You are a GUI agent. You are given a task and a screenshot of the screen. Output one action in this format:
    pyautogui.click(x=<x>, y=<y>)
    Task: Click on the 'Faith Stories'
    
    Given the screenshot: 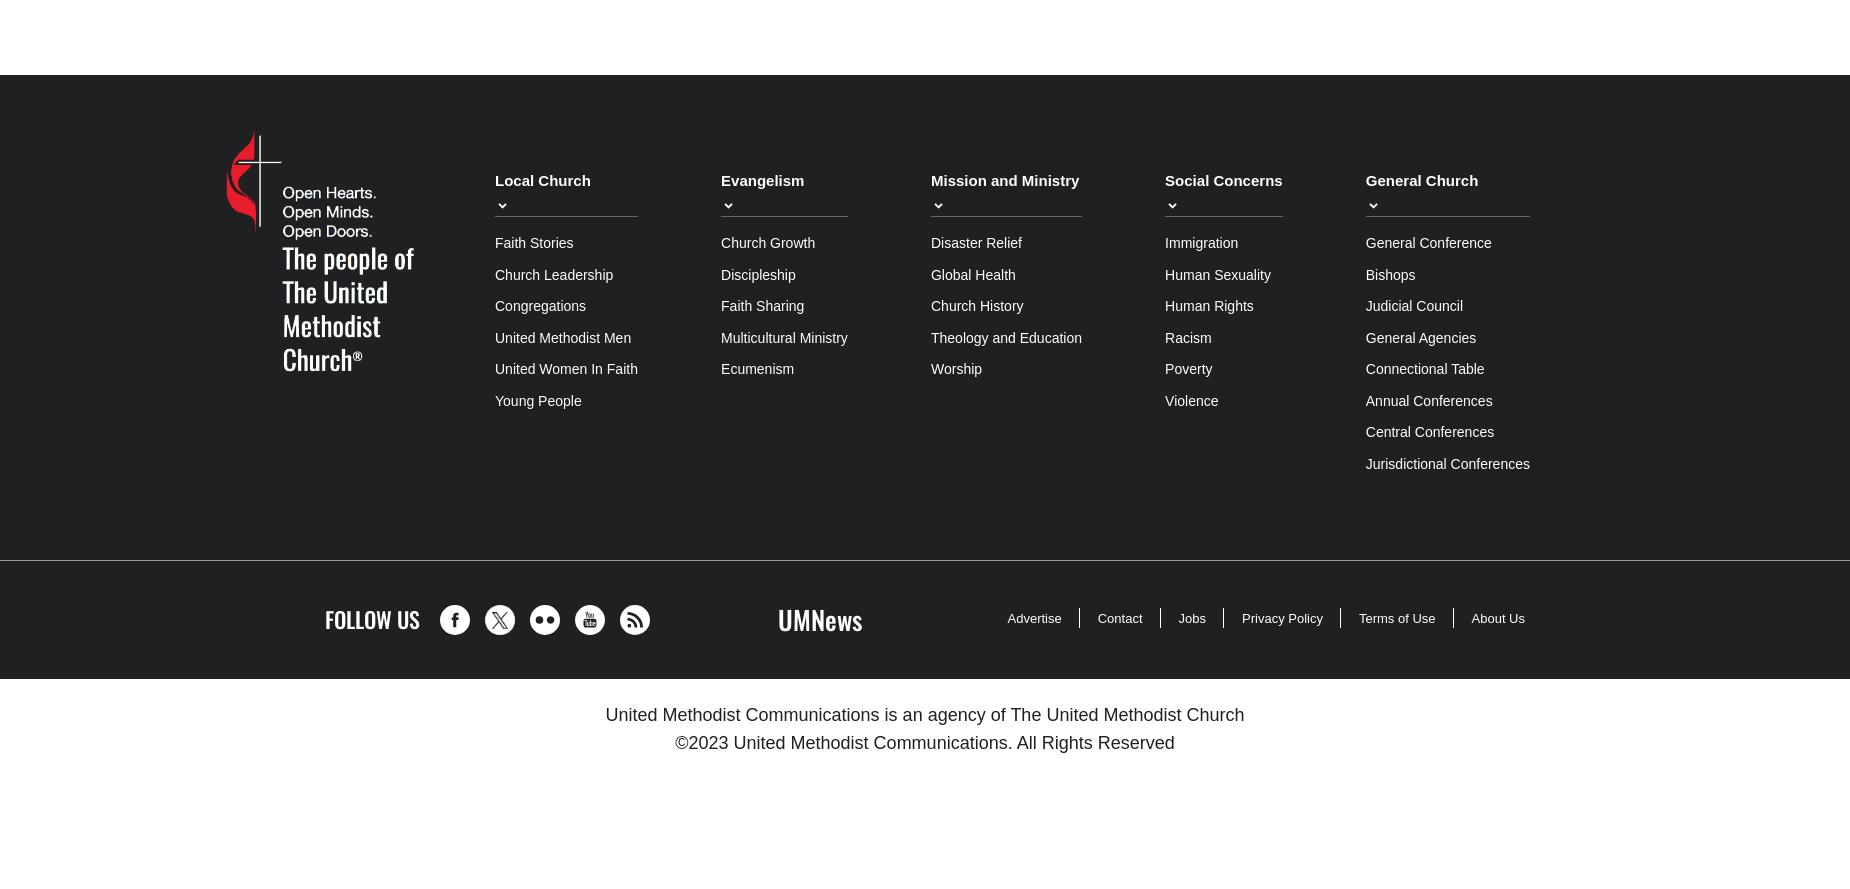 What is the action you would take?
    pyautogui.click(x=533, y=241)
    